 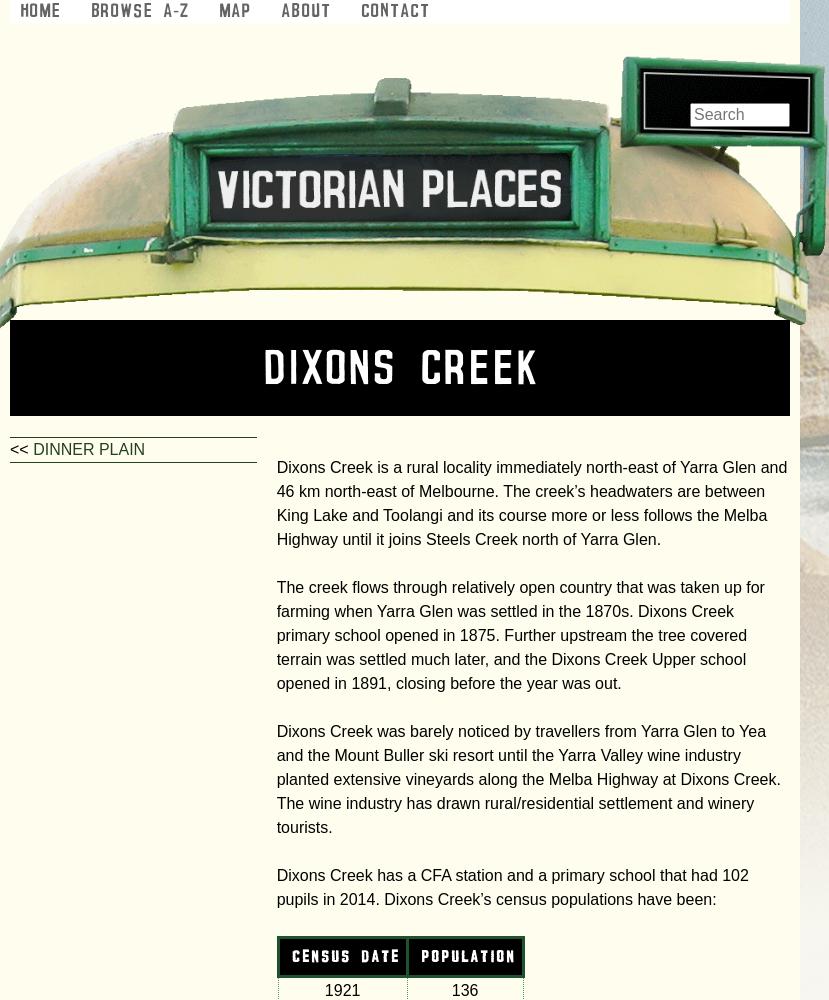 What do you see at coordinates (526, 779) in the screenshot?
I see `'Dixons Creek was barely noticed by travellers from Yarra Glen to Yea and the Mount Buller ski resort until the Yarra Valley wine industry planted extensive vineyards along the Melba Highway at Dixons Creek. The wine industry has drawn rural/residential settlement and winery tourists.'` at bounding box center [526, 779].